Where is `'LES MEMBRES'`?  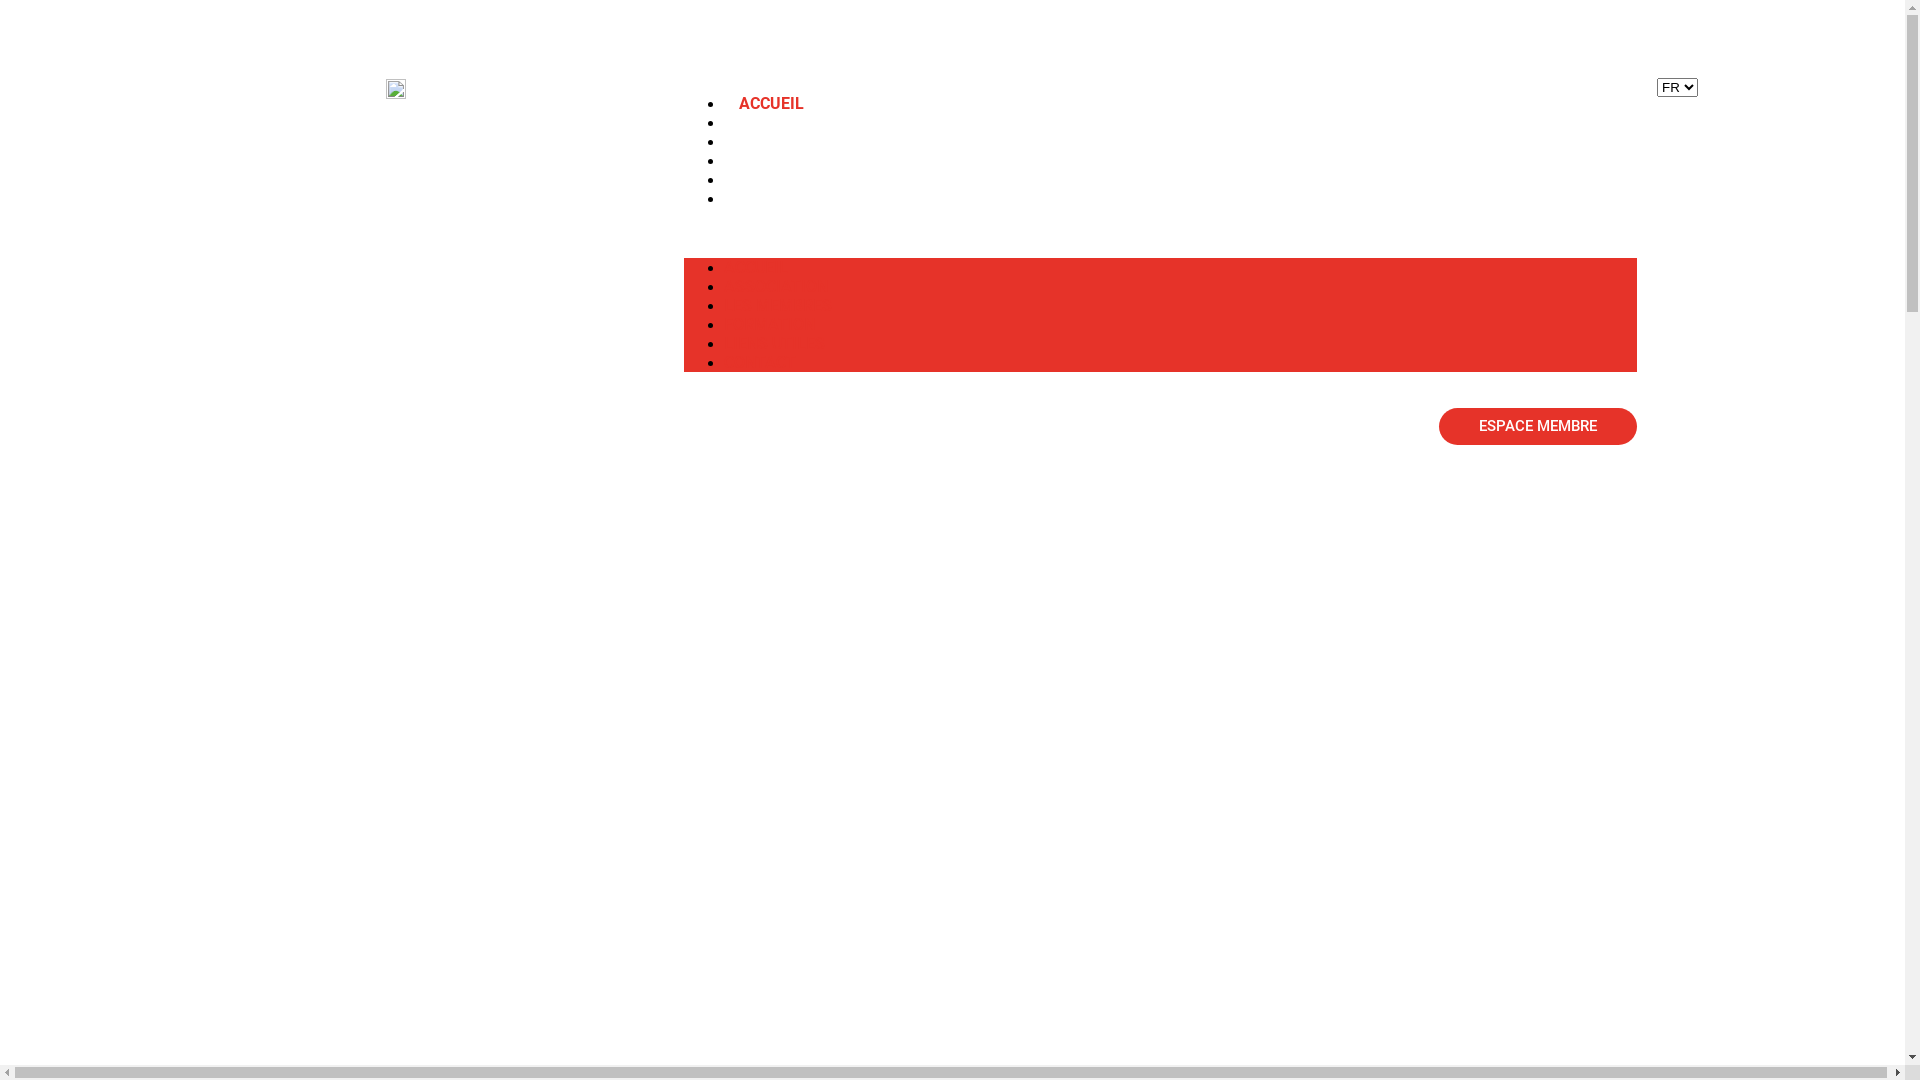 'LES MEMBRES' is located at coordinates (723, 305).